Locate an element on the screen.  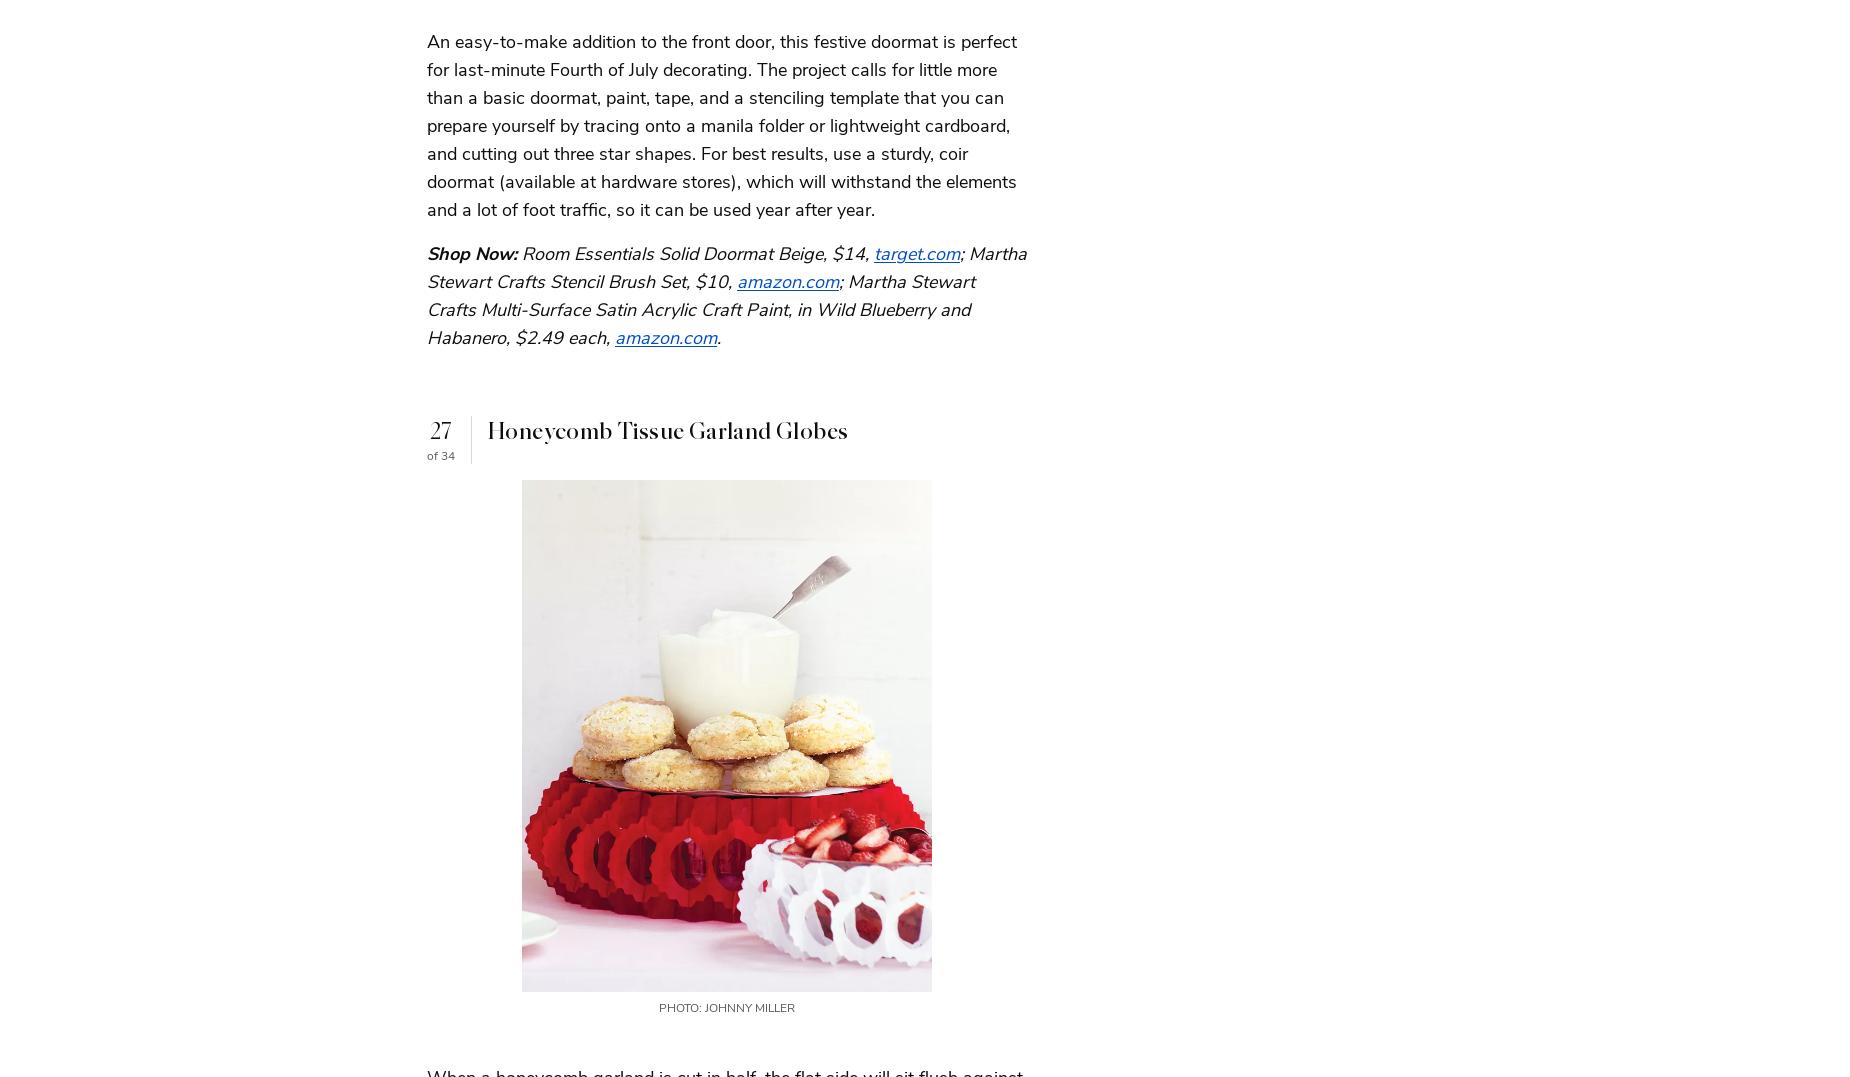
'; Martha Stewart Crafts Multi-Surface Satin Acrylic Craft Paint, in Wild Blueberry and Habanero, $2.49 each,' is located at coordinates (700, 308).